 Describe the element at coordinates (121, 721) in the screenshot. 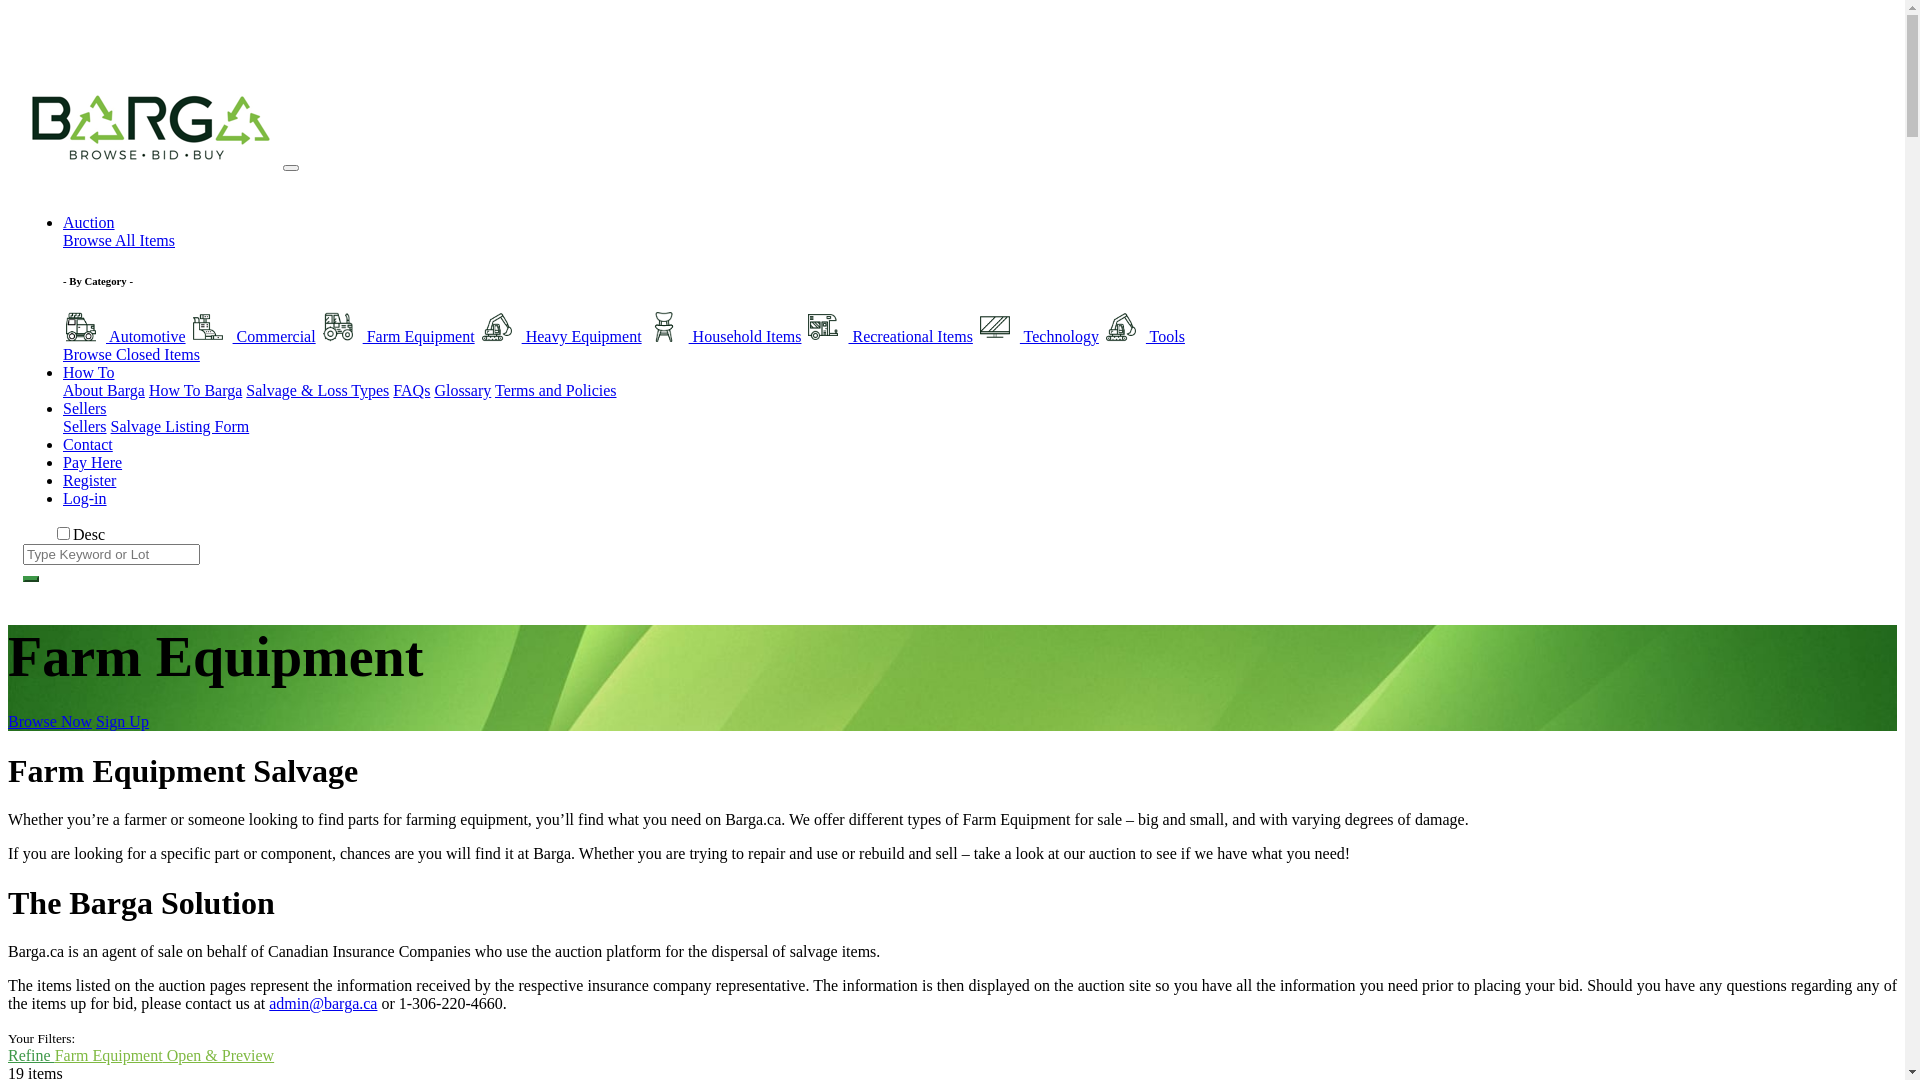

I see `'Sign Up'` at that location.